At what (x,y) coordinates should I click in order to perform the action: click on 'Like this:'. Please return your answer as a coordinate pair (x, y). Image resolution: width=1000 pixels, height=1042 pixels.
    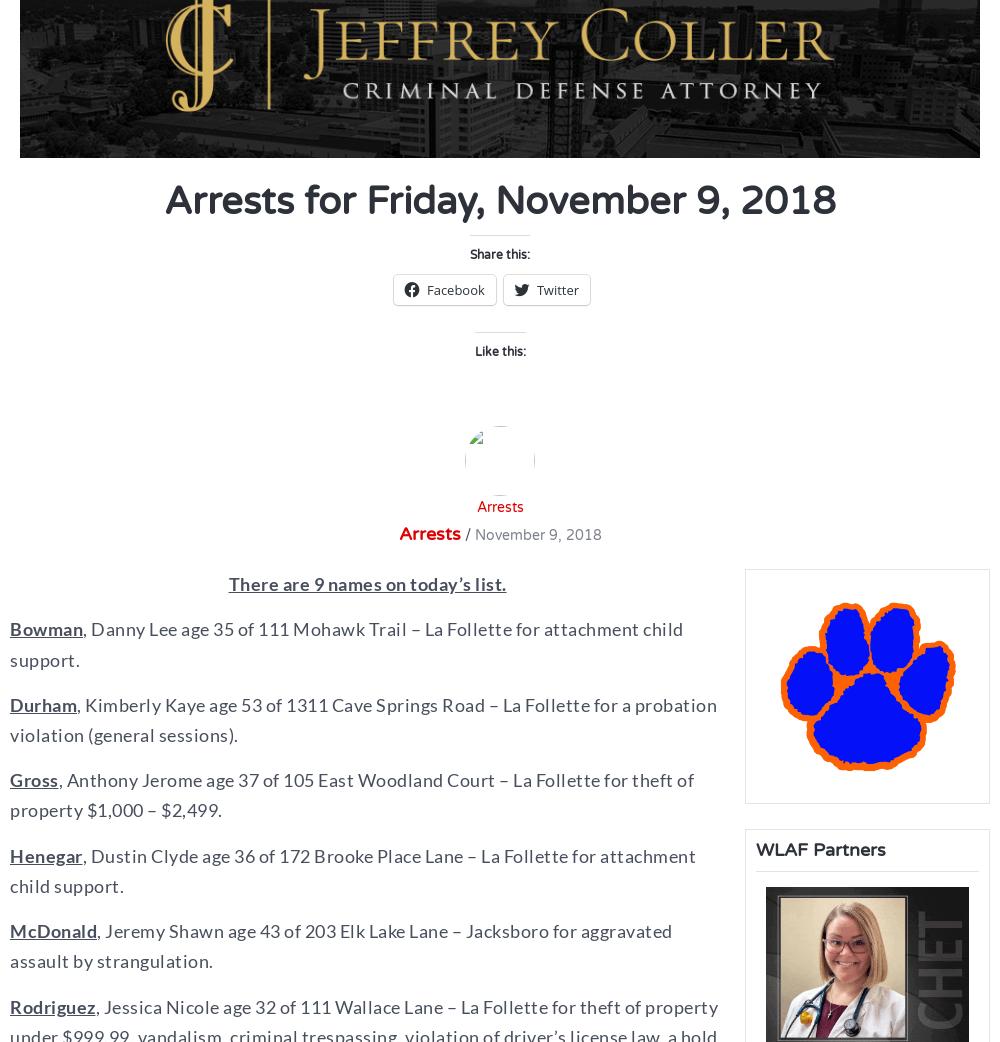
    Looking at the image, I should click on (498, 350).